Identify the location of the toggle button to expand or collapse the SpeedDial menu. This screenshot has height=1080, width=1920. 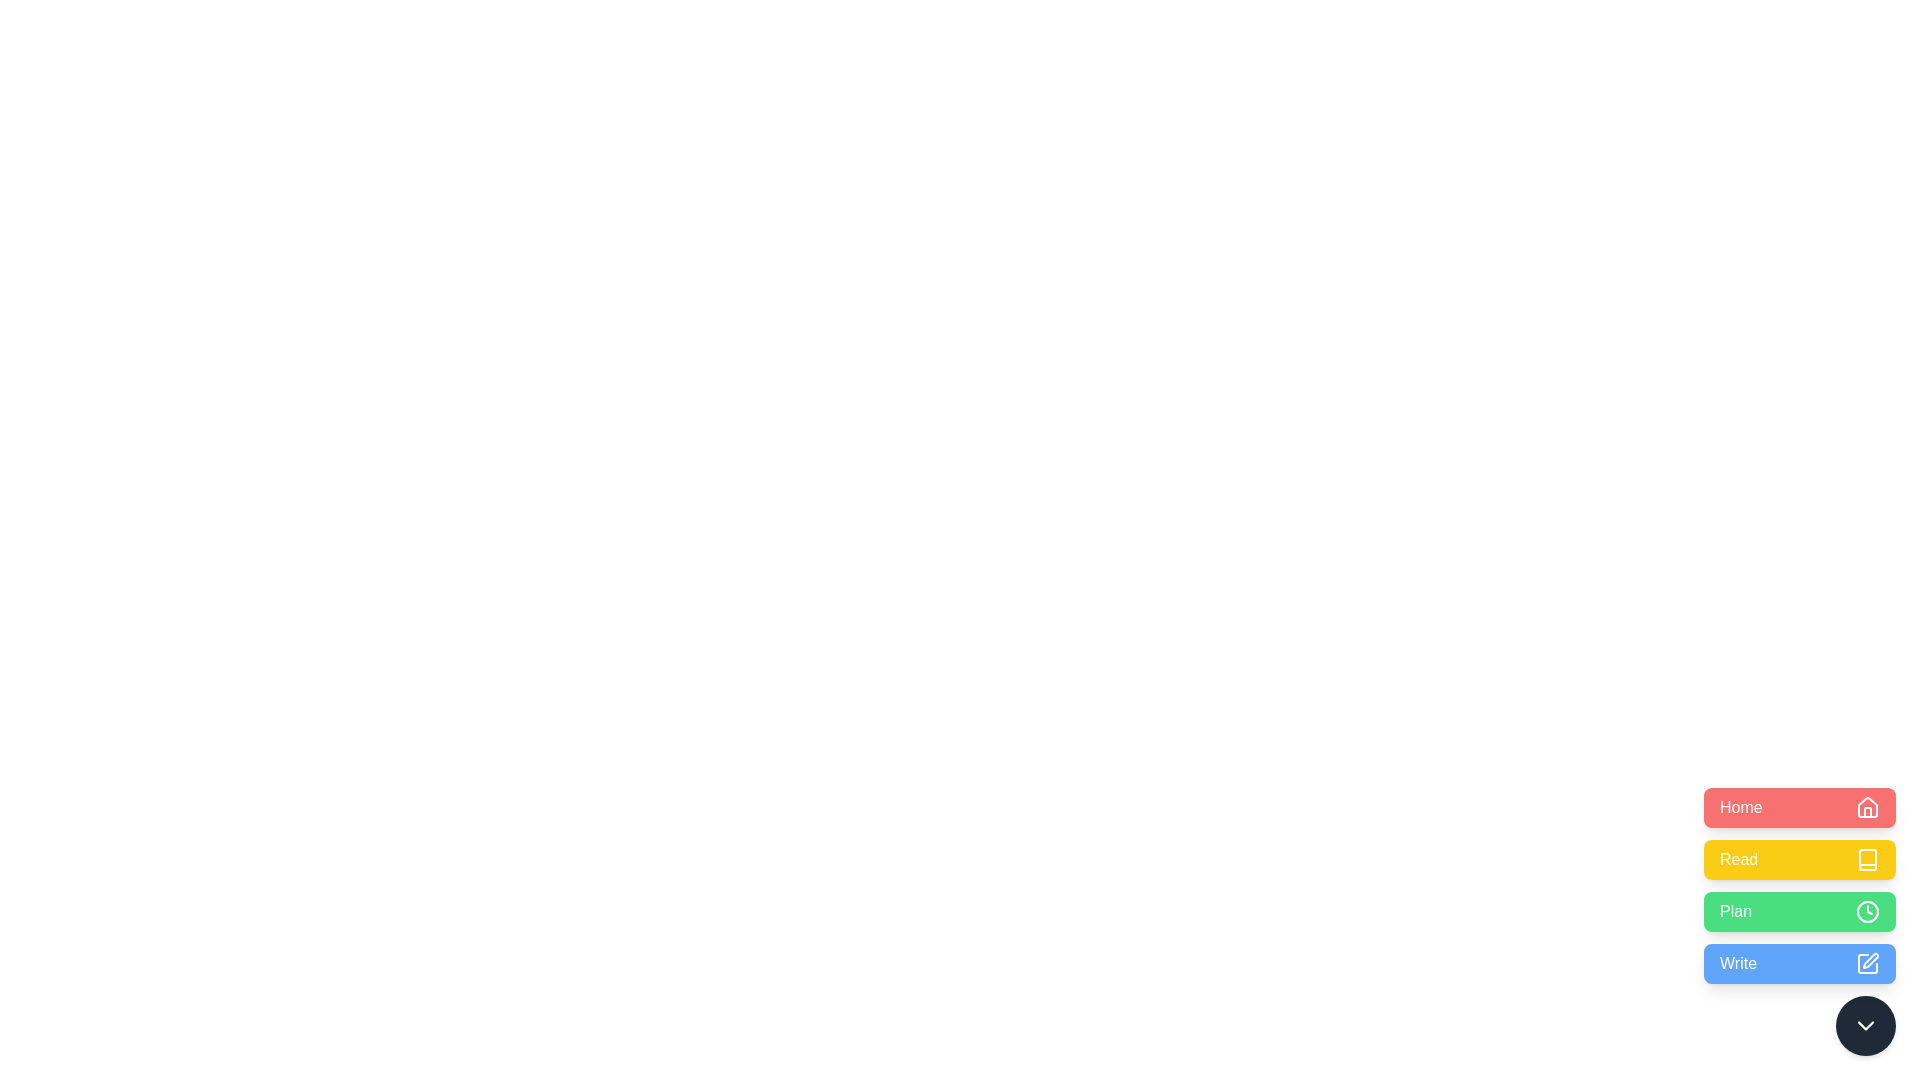
(1865, 1026).